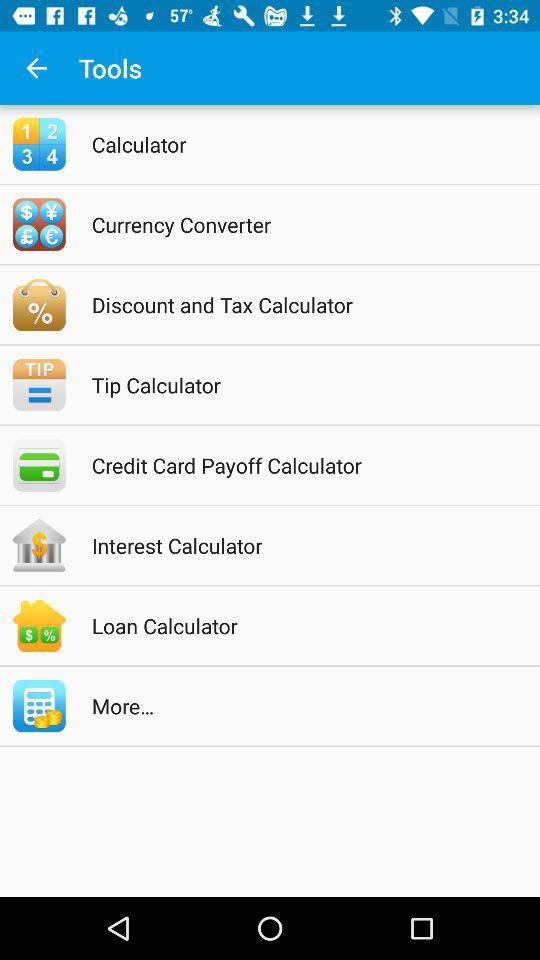 The image size is (540, 960). What do you see at coordinates (295, 384) in the screenshot?
I see `tip calculator icon` at bounding box center [295, 384].